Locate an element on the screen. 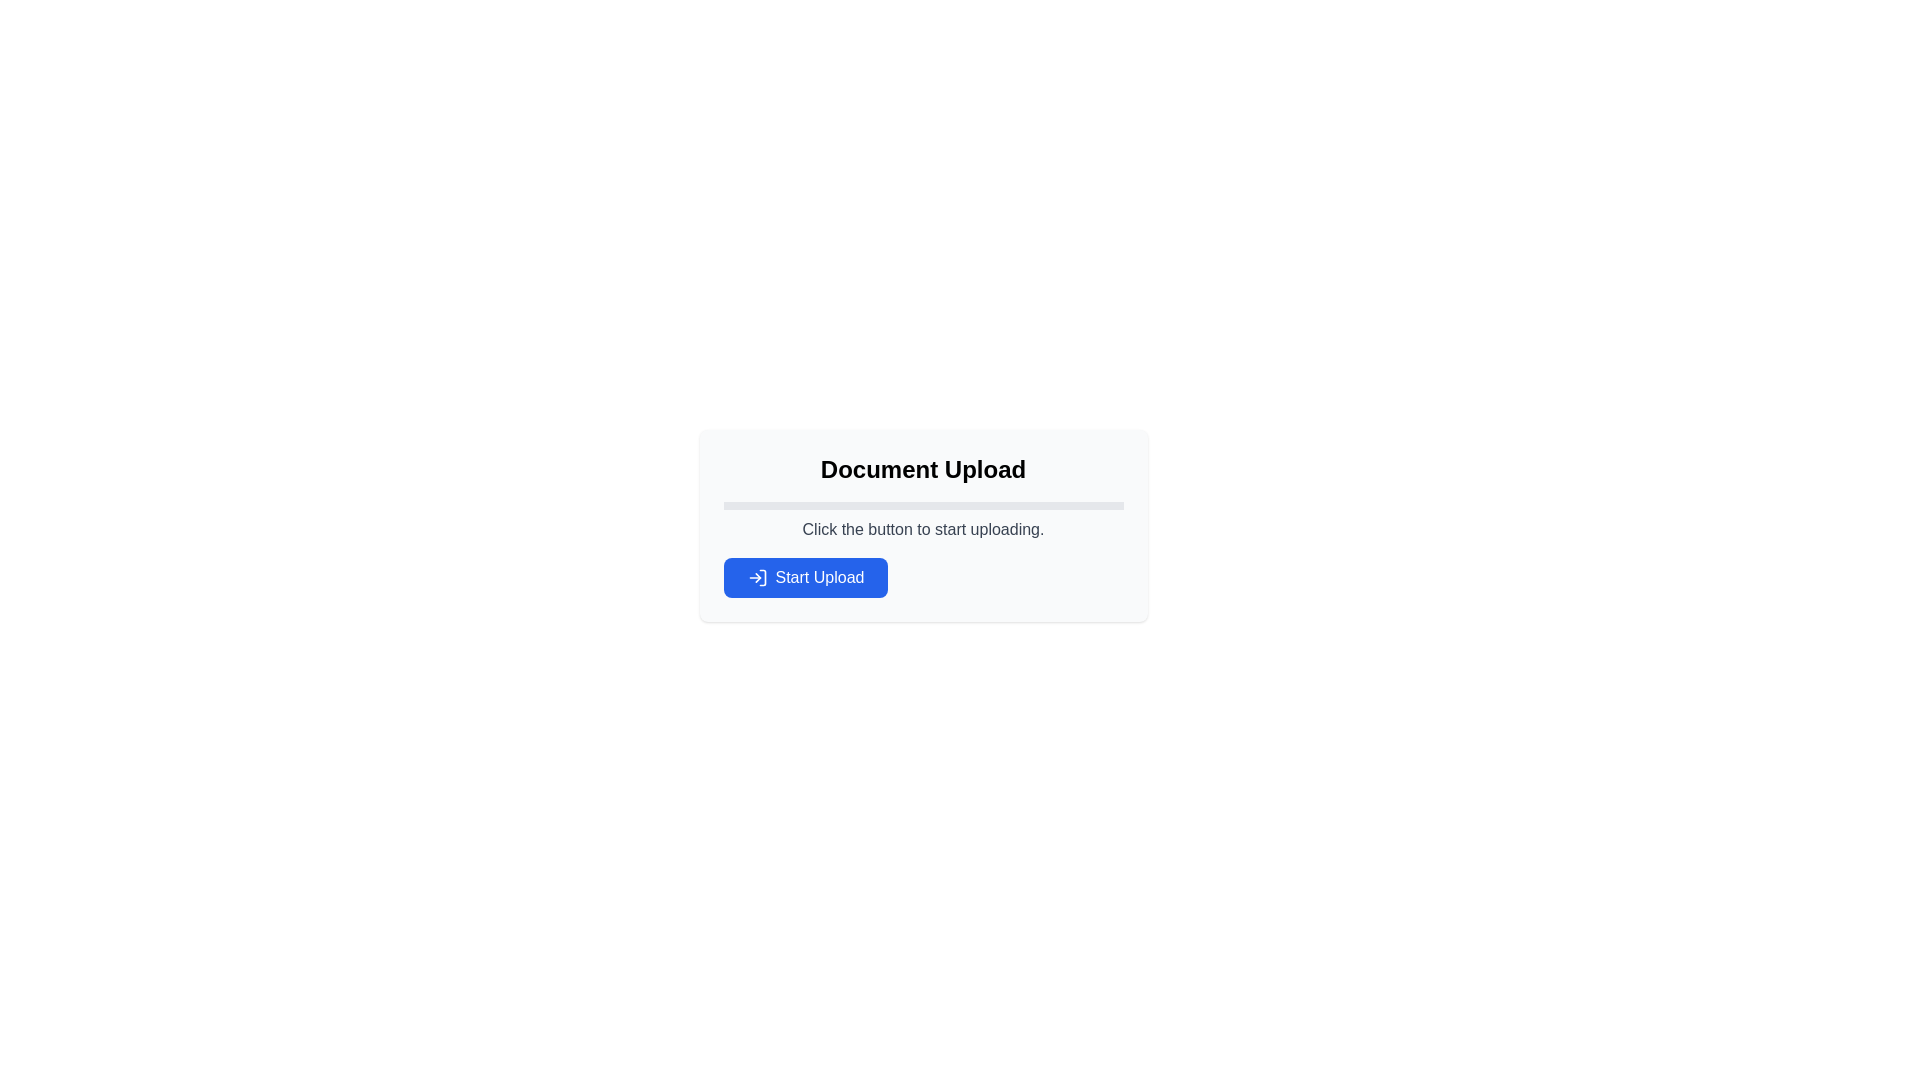 The image size is (1920, 1080). the login/arrow icon on the left side of the 'Start Upload' blue button, which is centrally located within the upload form is located at coordinates (756, 578).